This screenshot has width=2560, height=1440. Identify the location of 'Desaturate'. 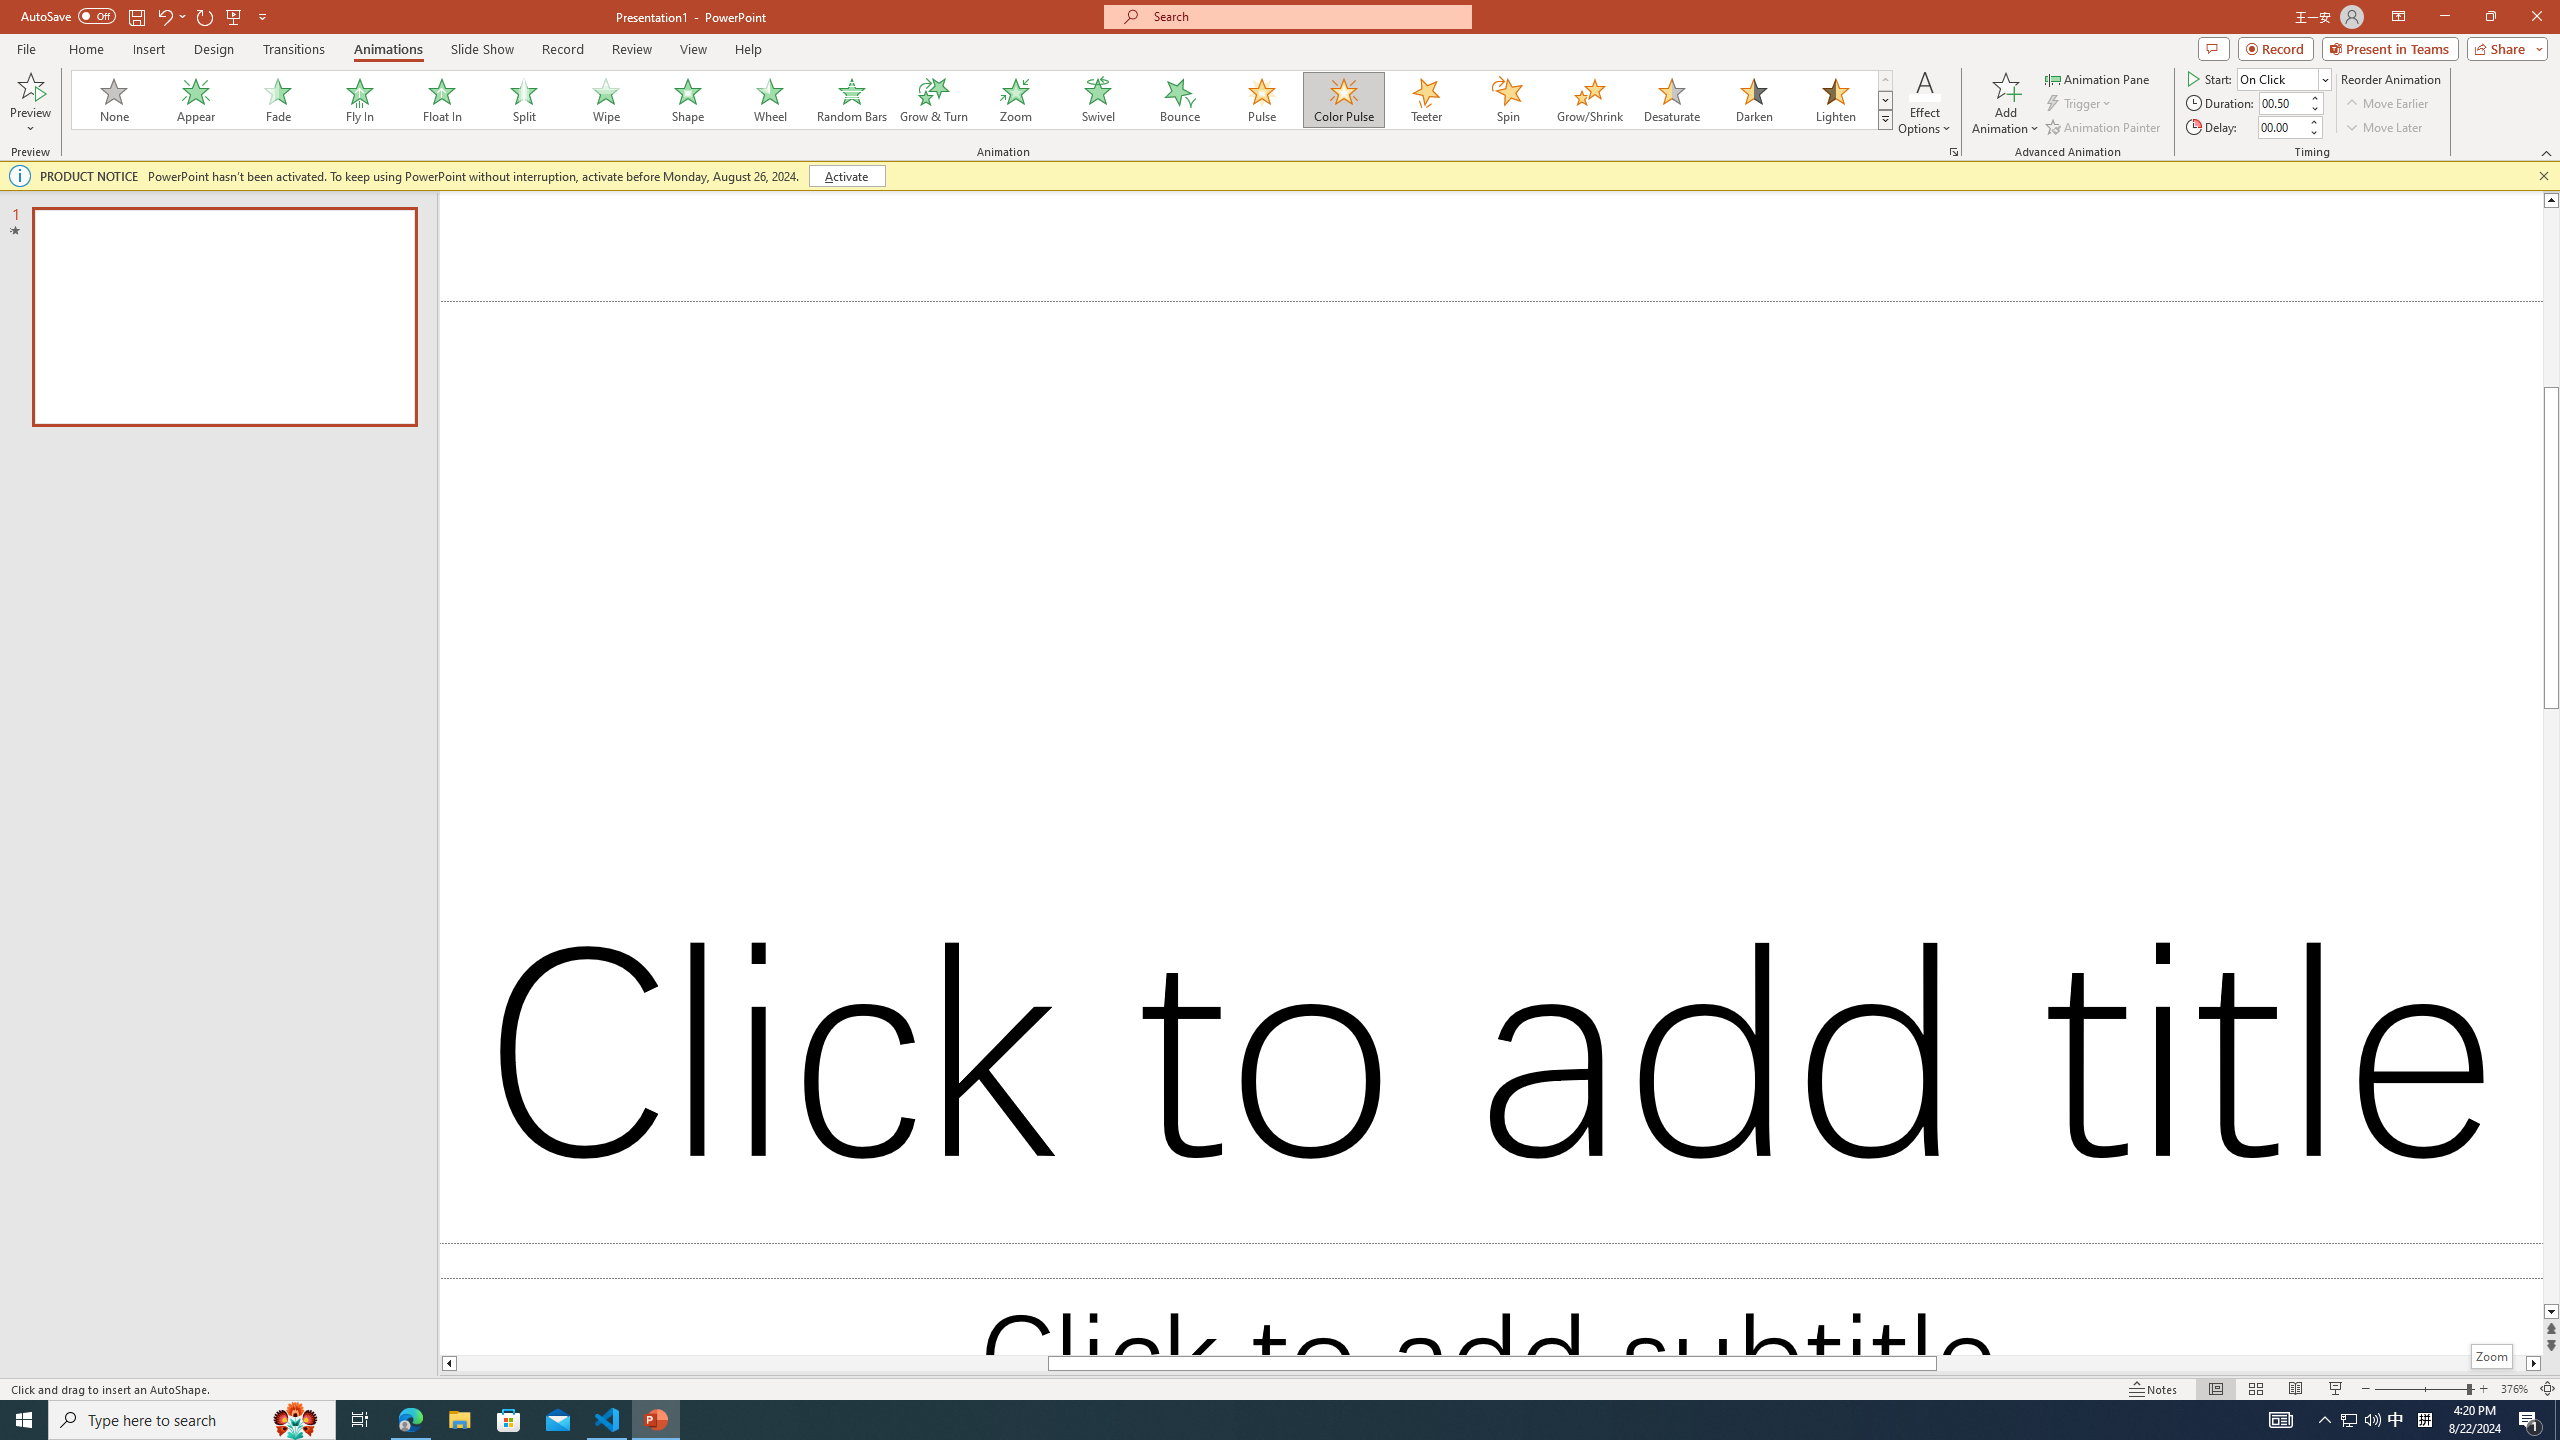
(1671, 99).